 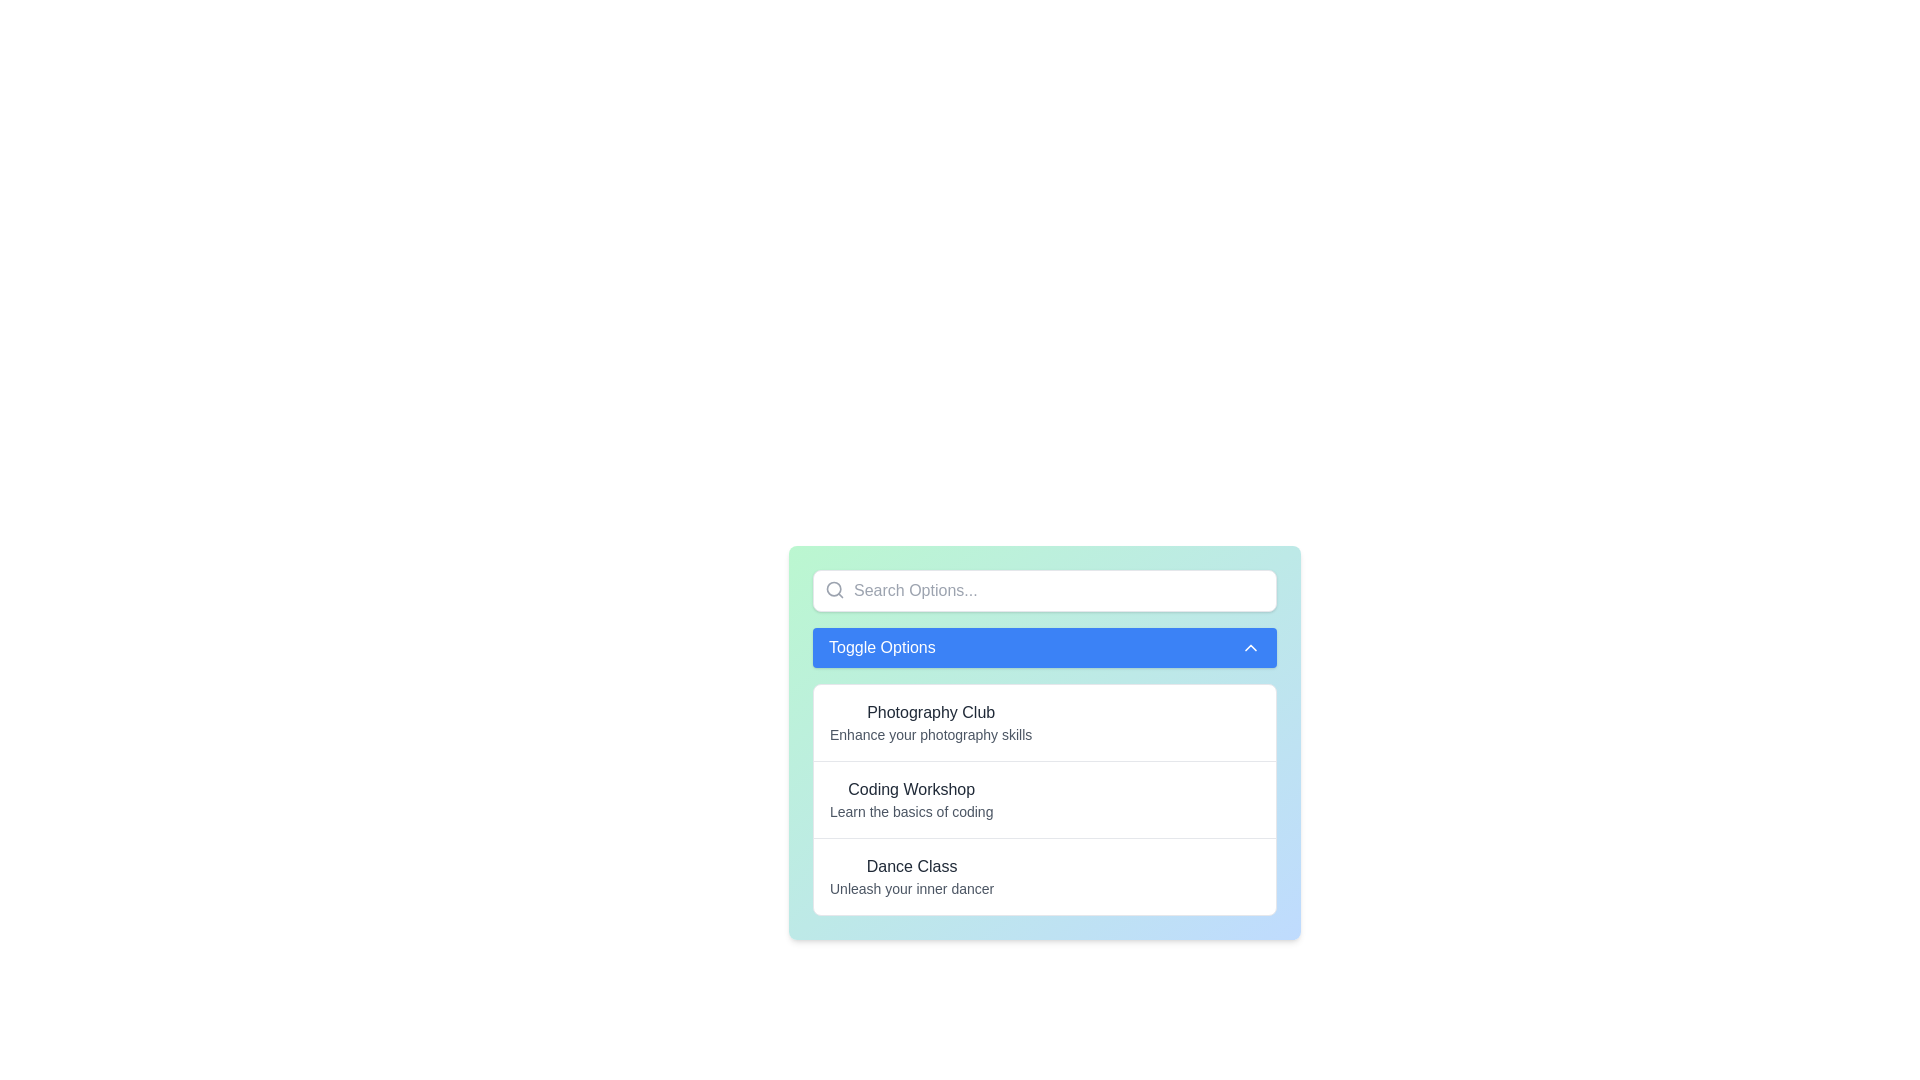 I want to click on the central circular part of the magnifying glass icon located in the top-left corner of the search bar, so click(x=834, y=588).